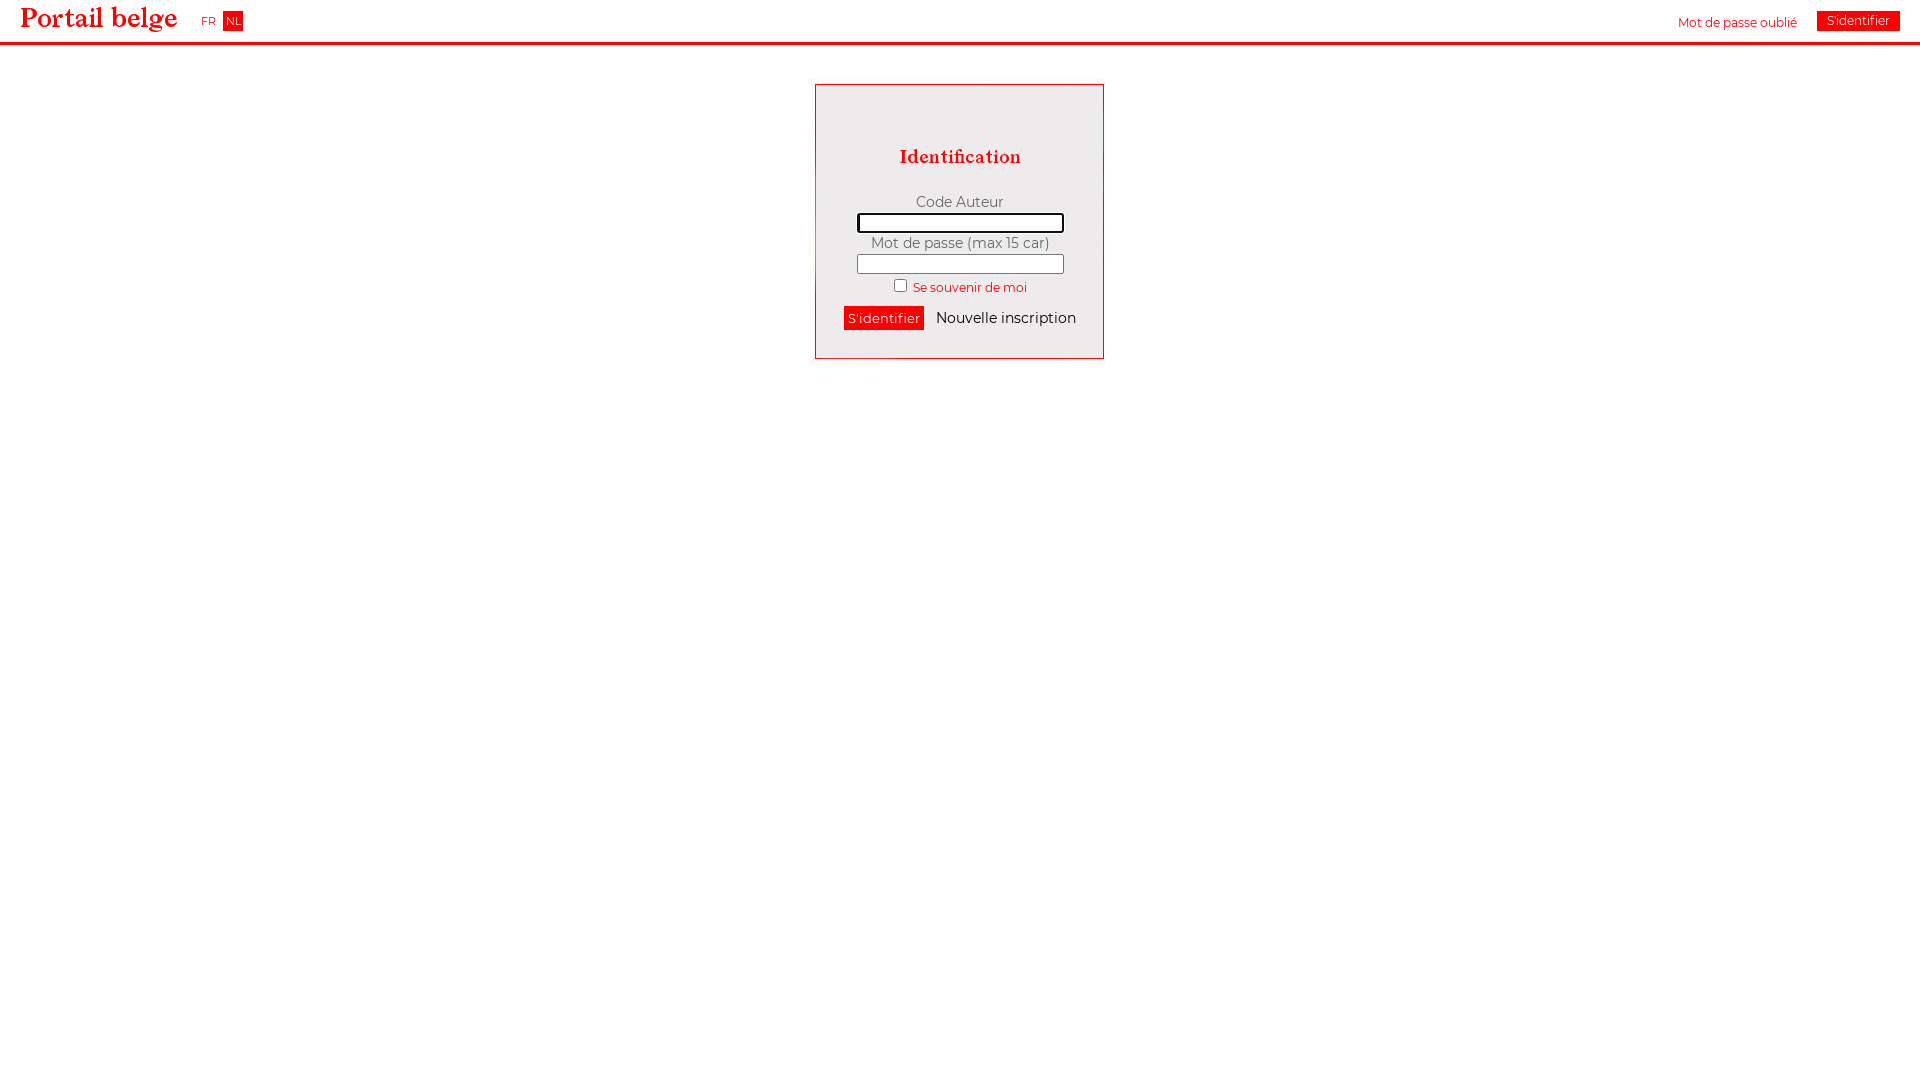 The image size is (1920, 1080). Describe the element at coordinates (207, 20) in the screenshot. I see `'FR'` at that location.